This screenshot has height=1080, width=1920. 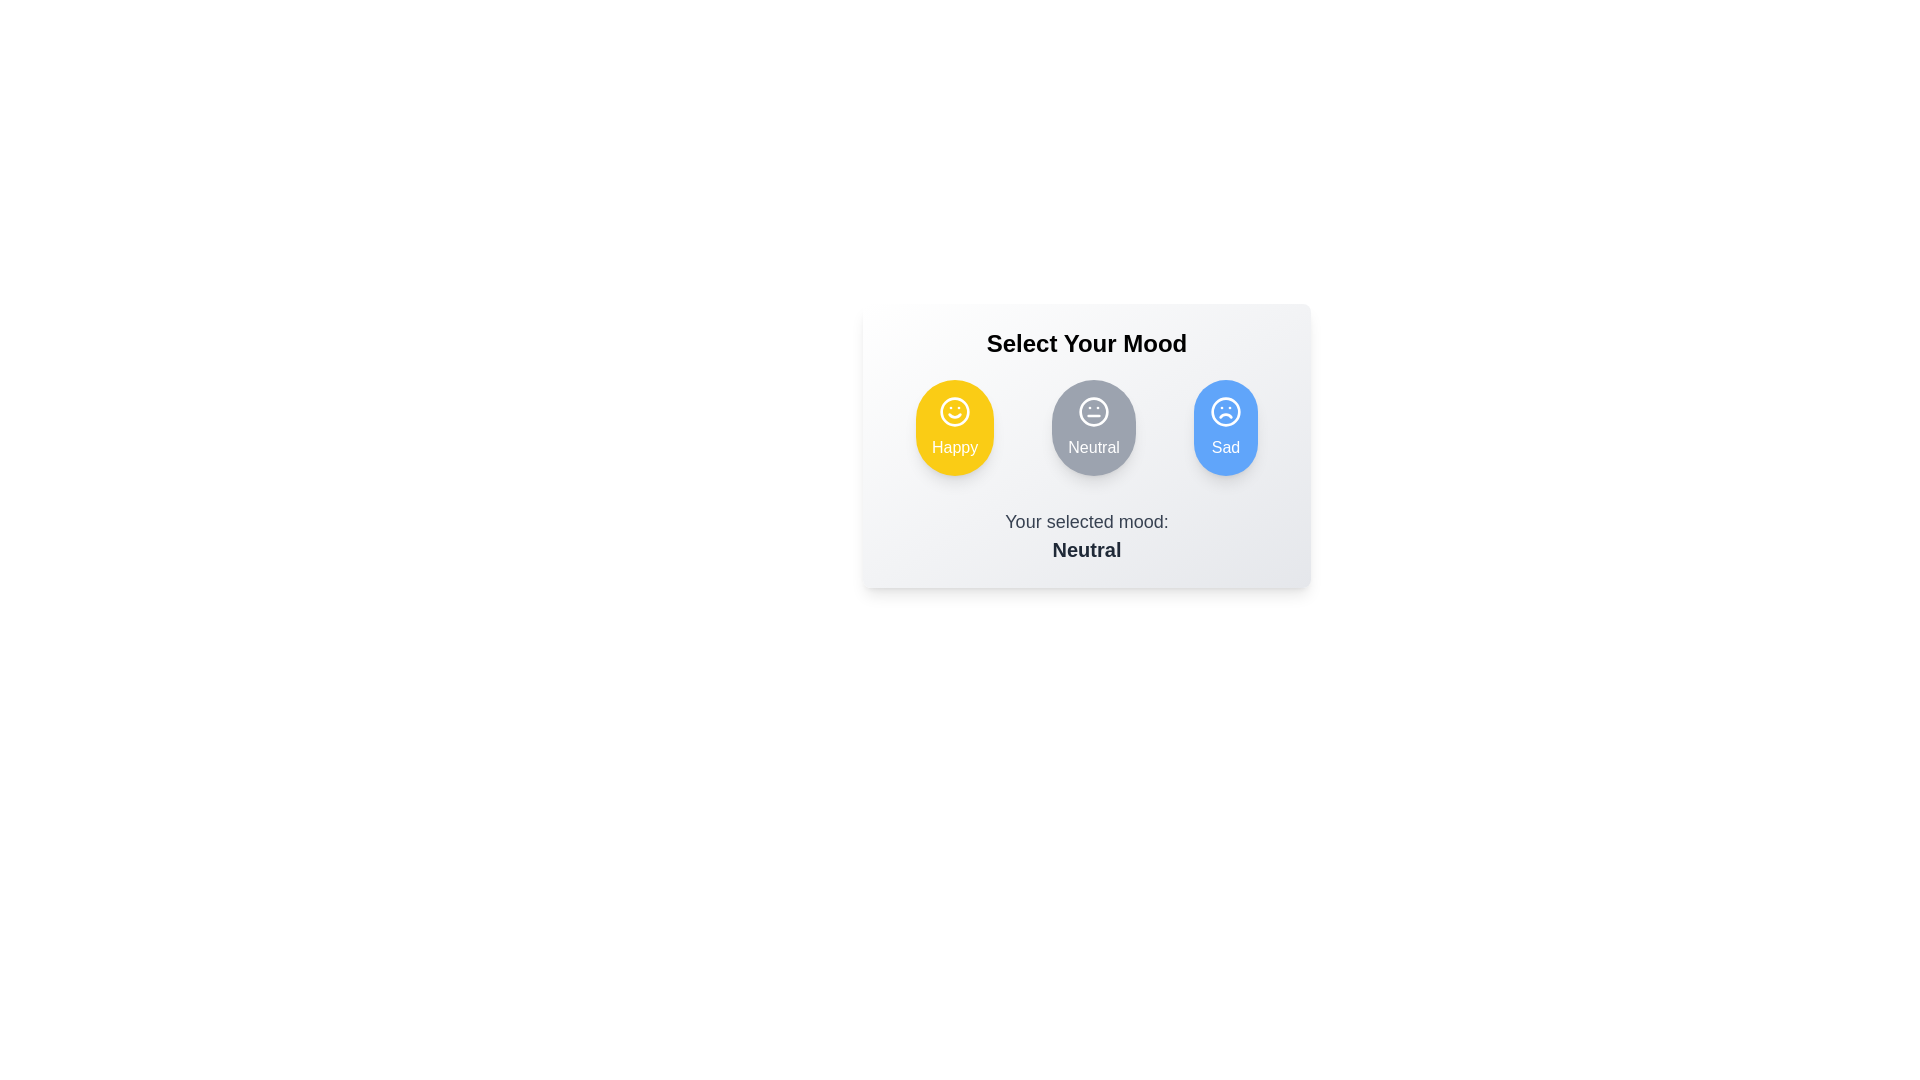 I want to click on the Mood Selector button, which is a circular icon with a neutral face emoji and the text 'Neutral' below it, positioned in the center of three mood options, so click(x=1085, y=427).